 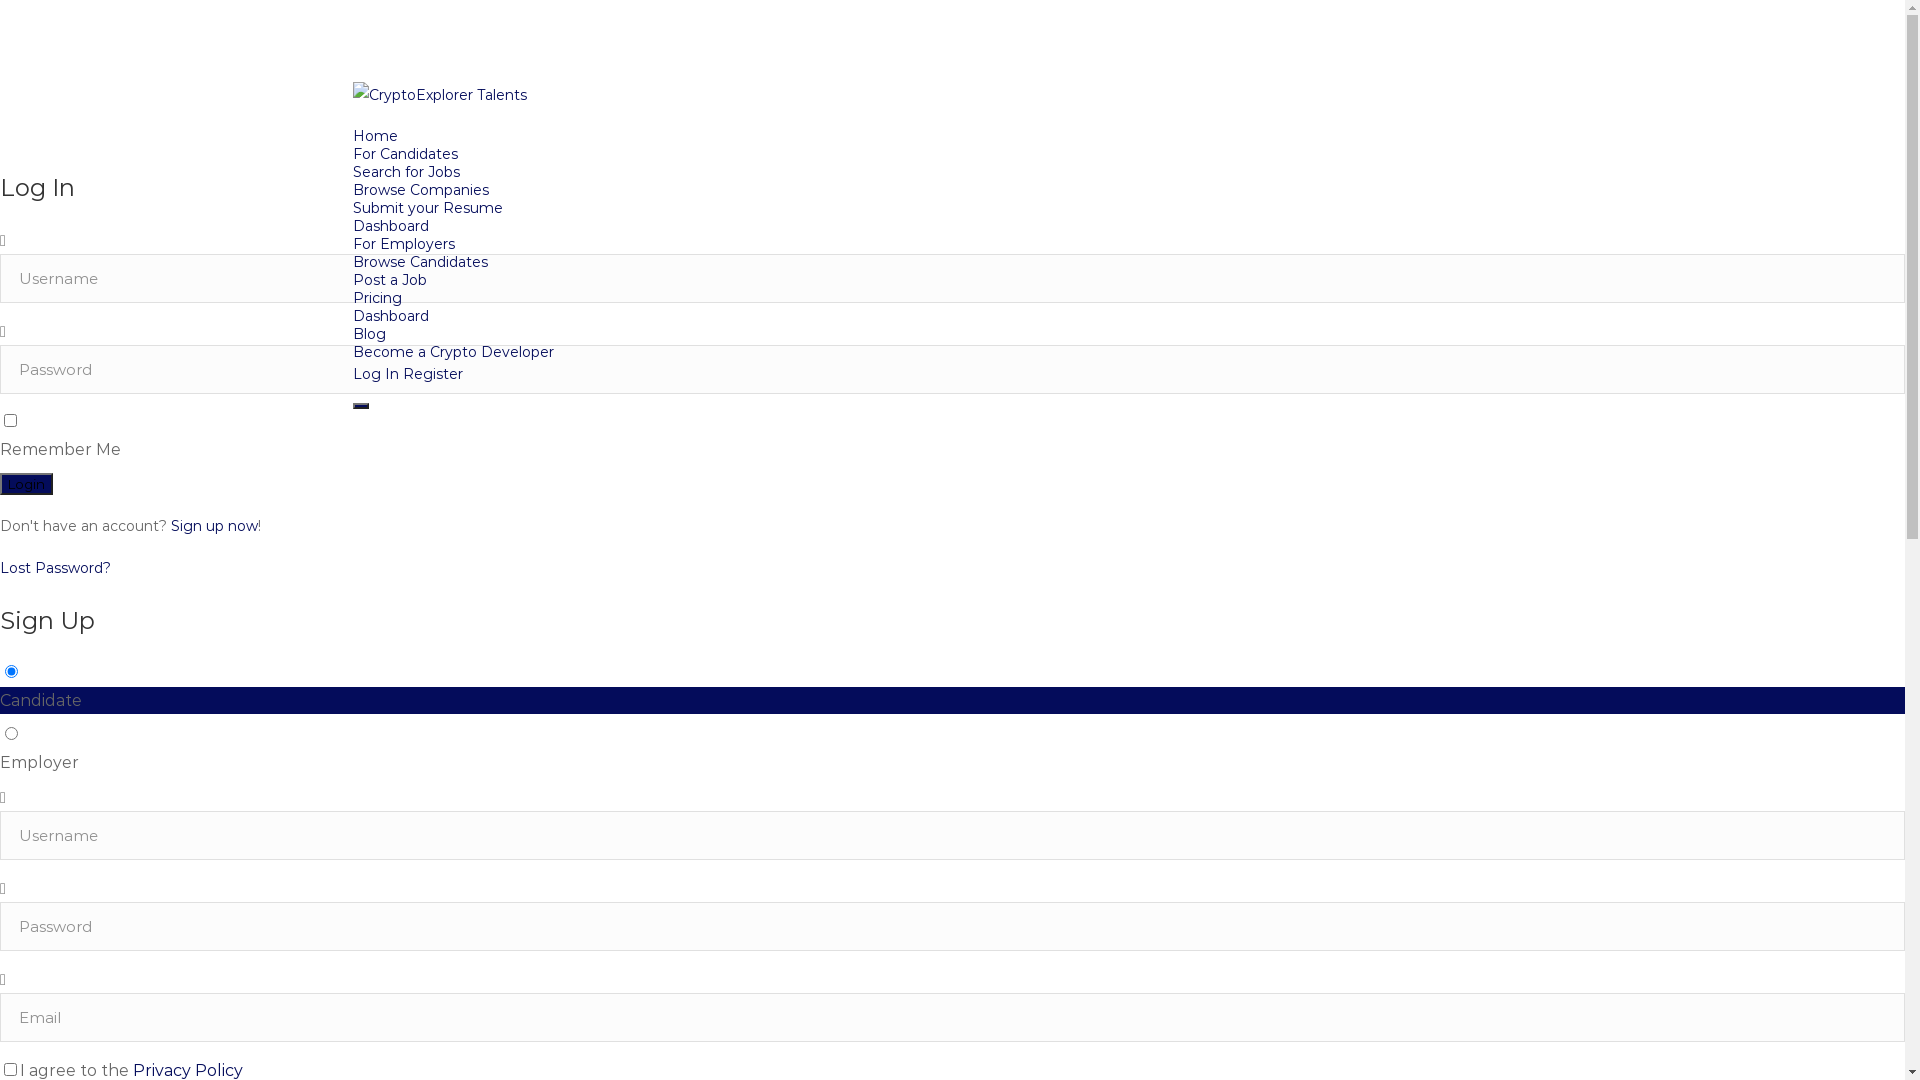 I want to click on 'Login', so click(x=26, y=483).